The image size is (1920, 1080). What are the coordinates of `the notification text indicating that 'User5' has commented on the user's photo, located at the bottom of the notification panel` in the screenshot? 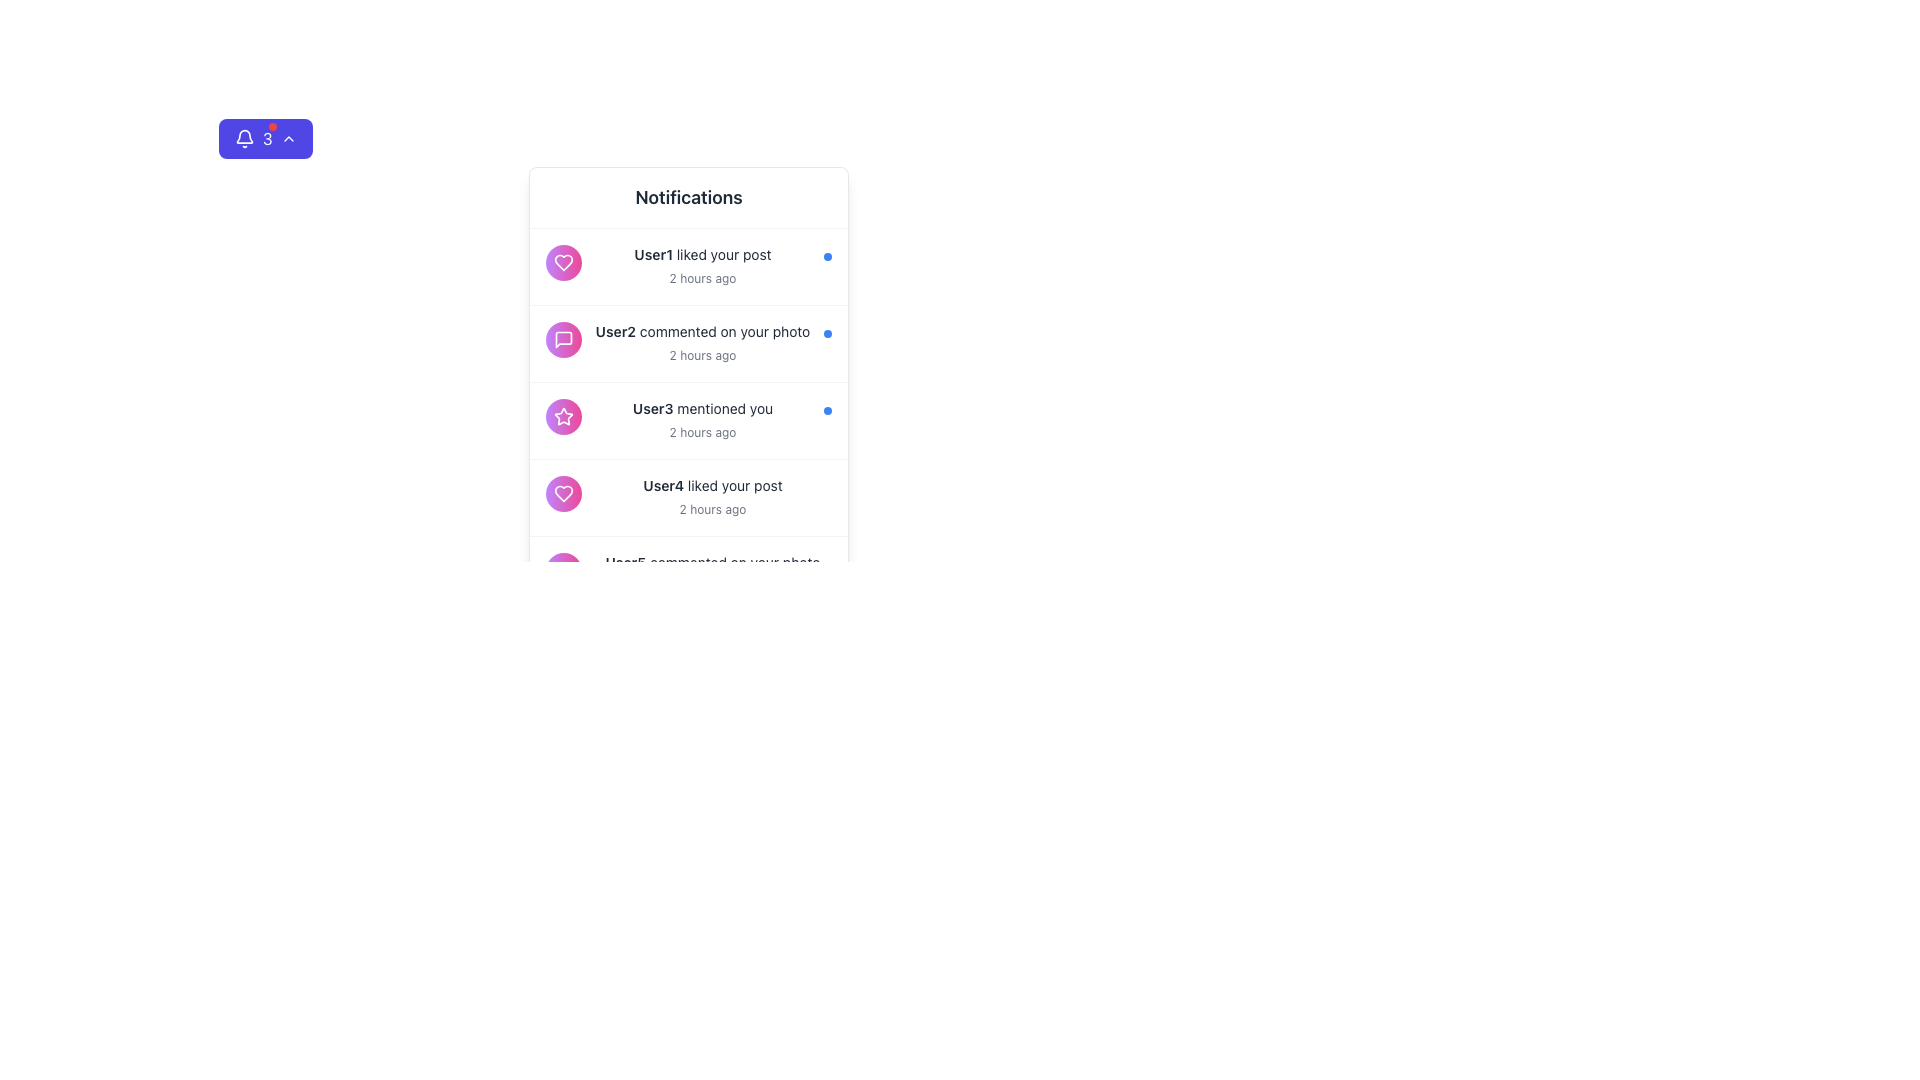 It's located at (713, 563).